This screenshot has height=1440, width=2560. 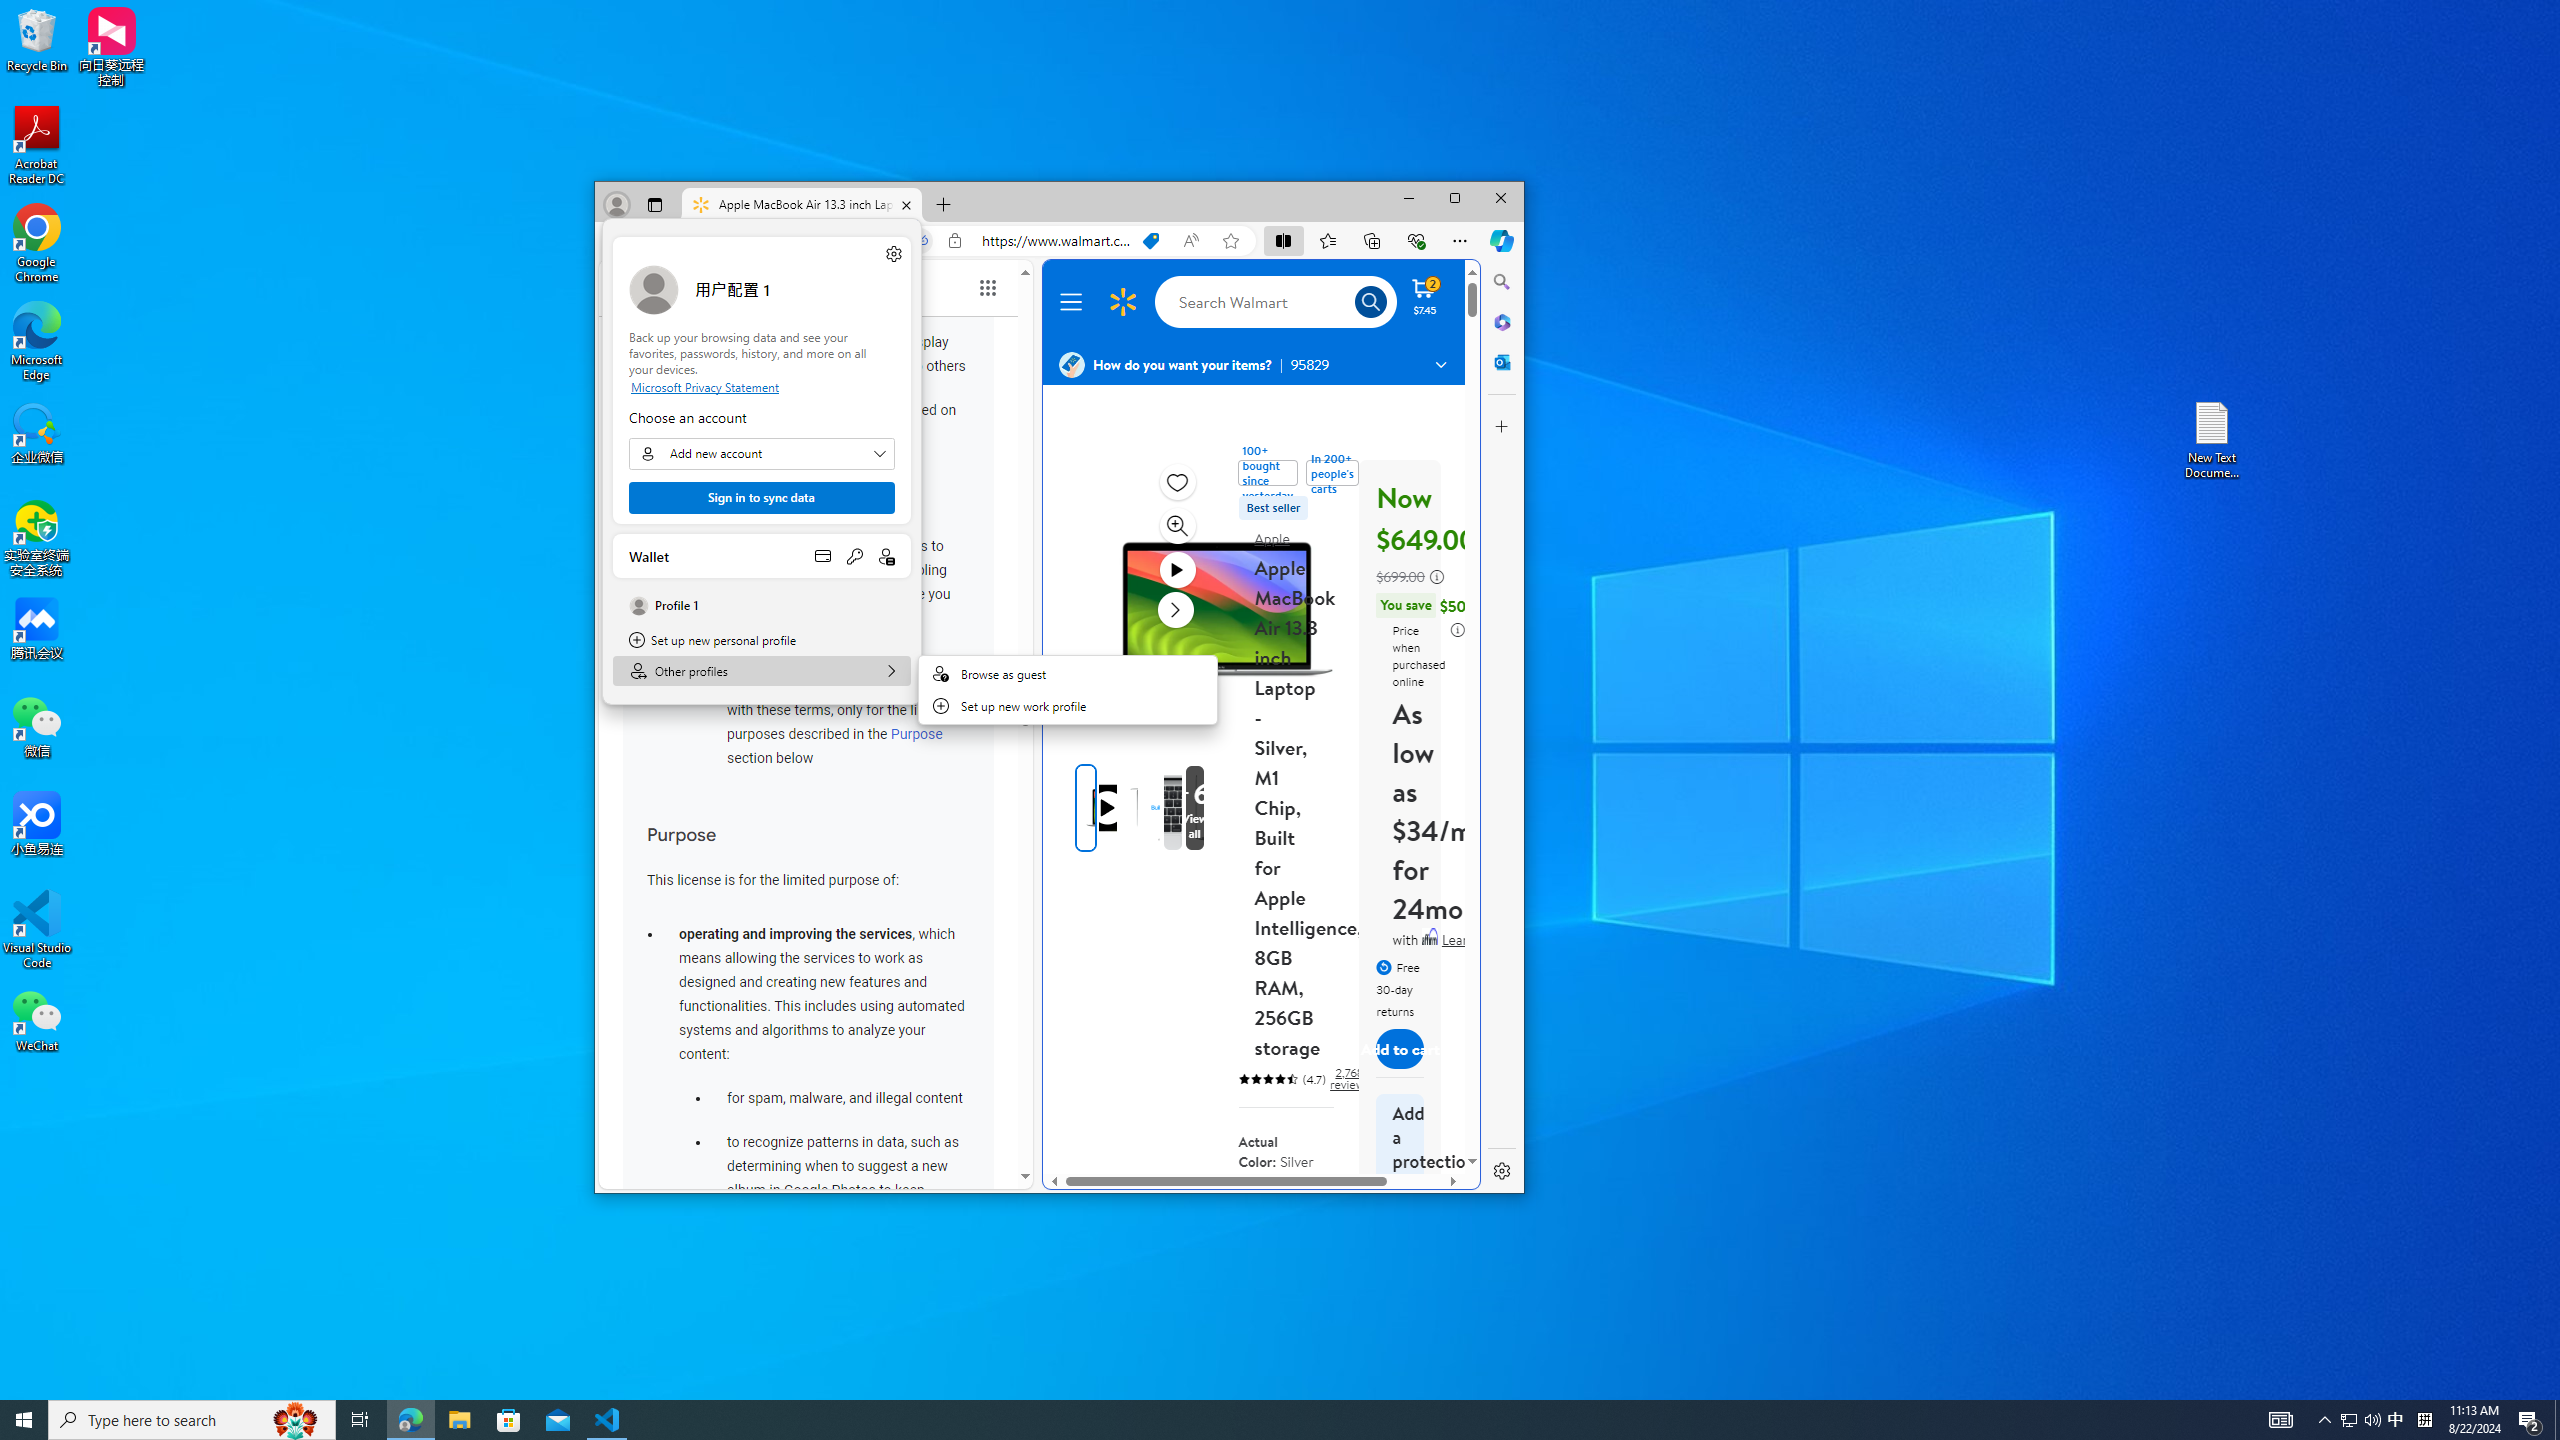 I want to click on 'Action Center, 2 new notifications', so click(x=2530, y=1418).